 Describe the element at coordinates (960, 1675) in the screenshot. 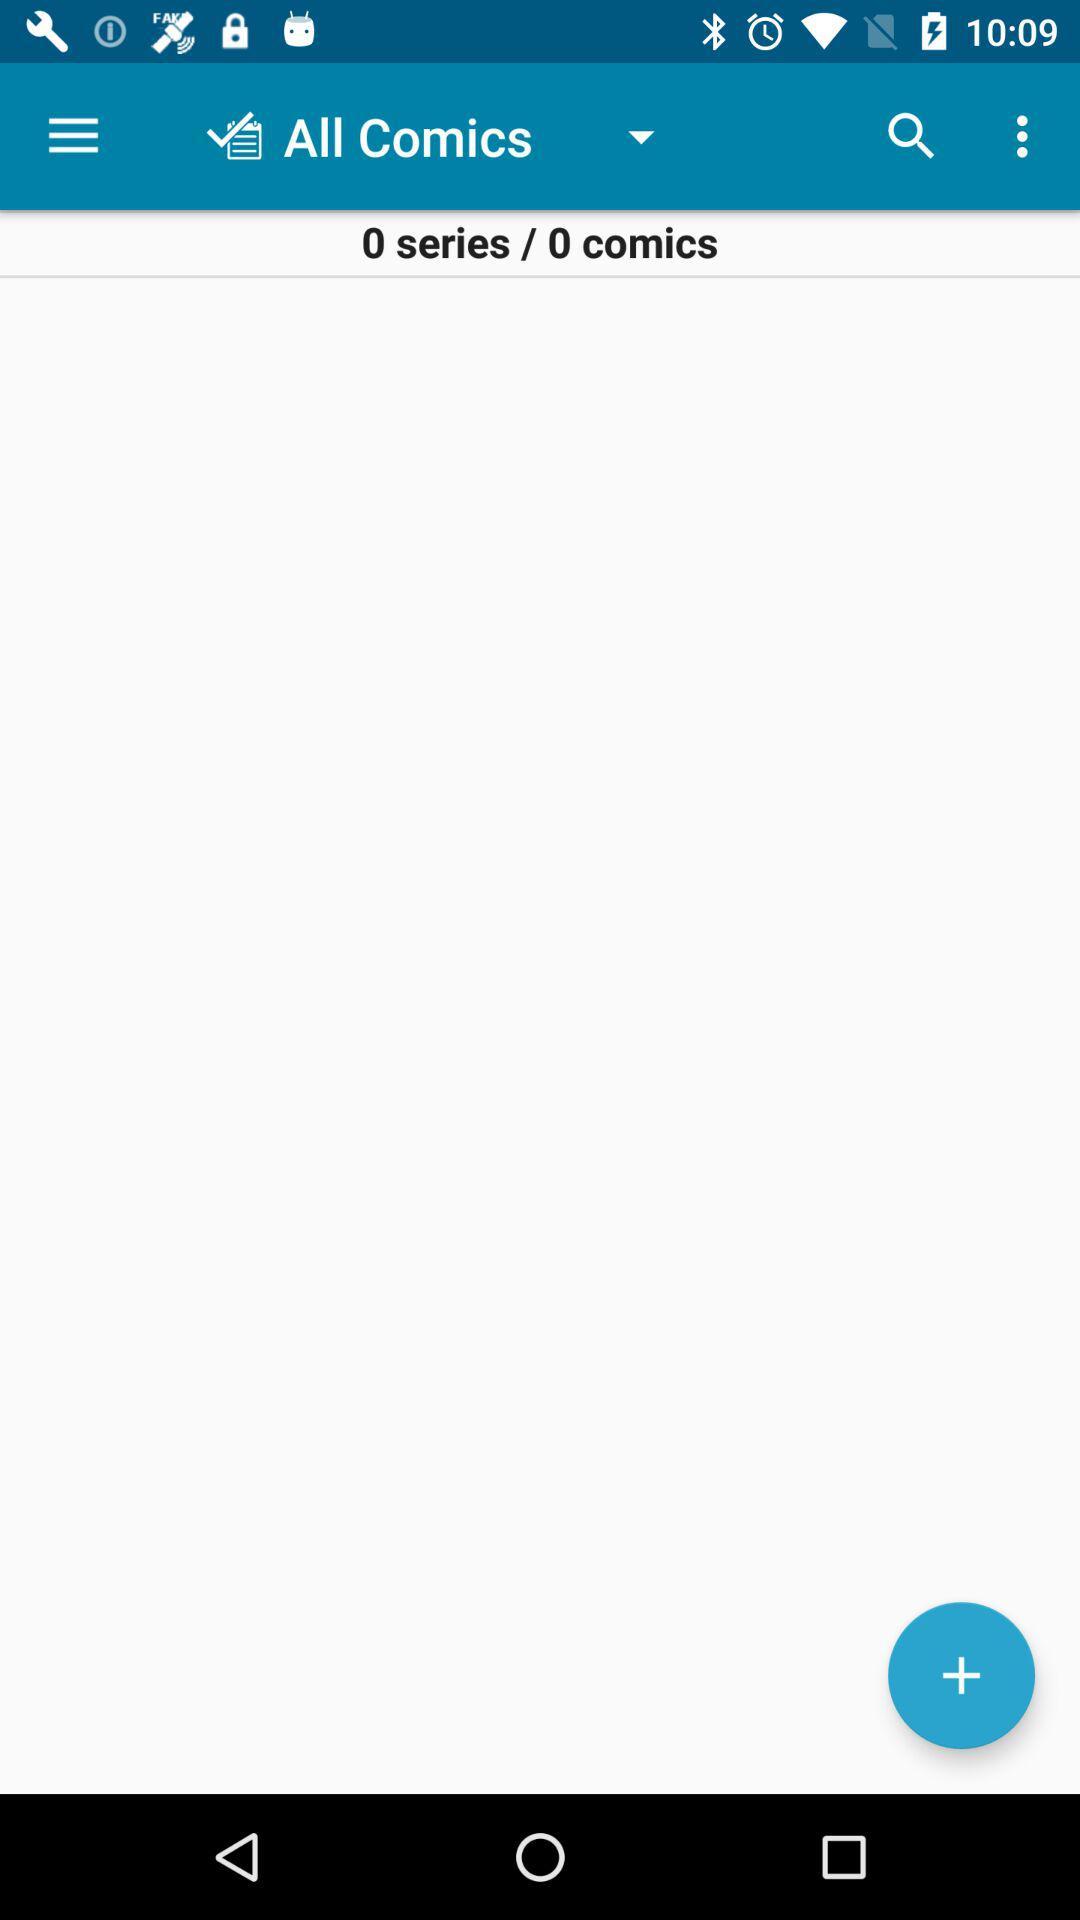

I see `the add icon` at that location.